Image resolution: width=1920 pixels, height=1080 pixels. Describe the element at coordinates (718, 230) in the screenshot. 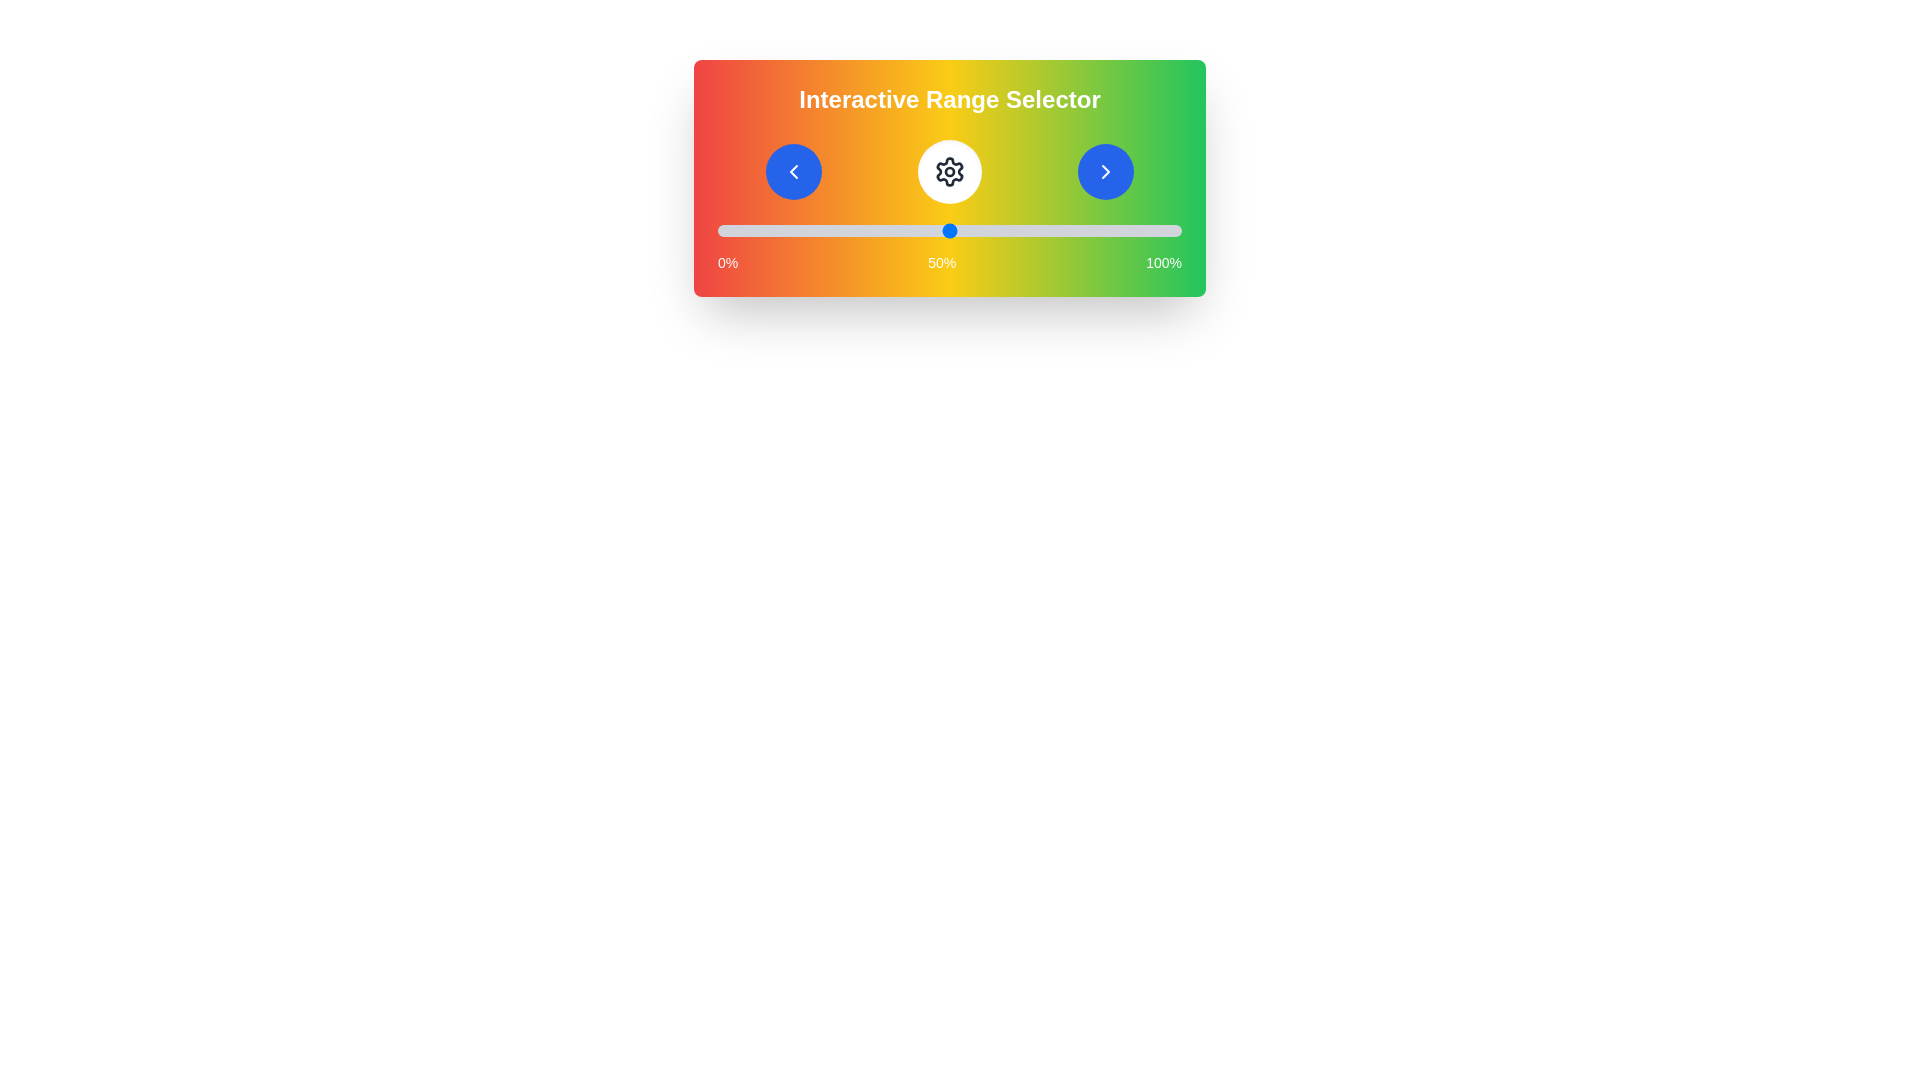

I see `the slider to set the value to 0` at that location.